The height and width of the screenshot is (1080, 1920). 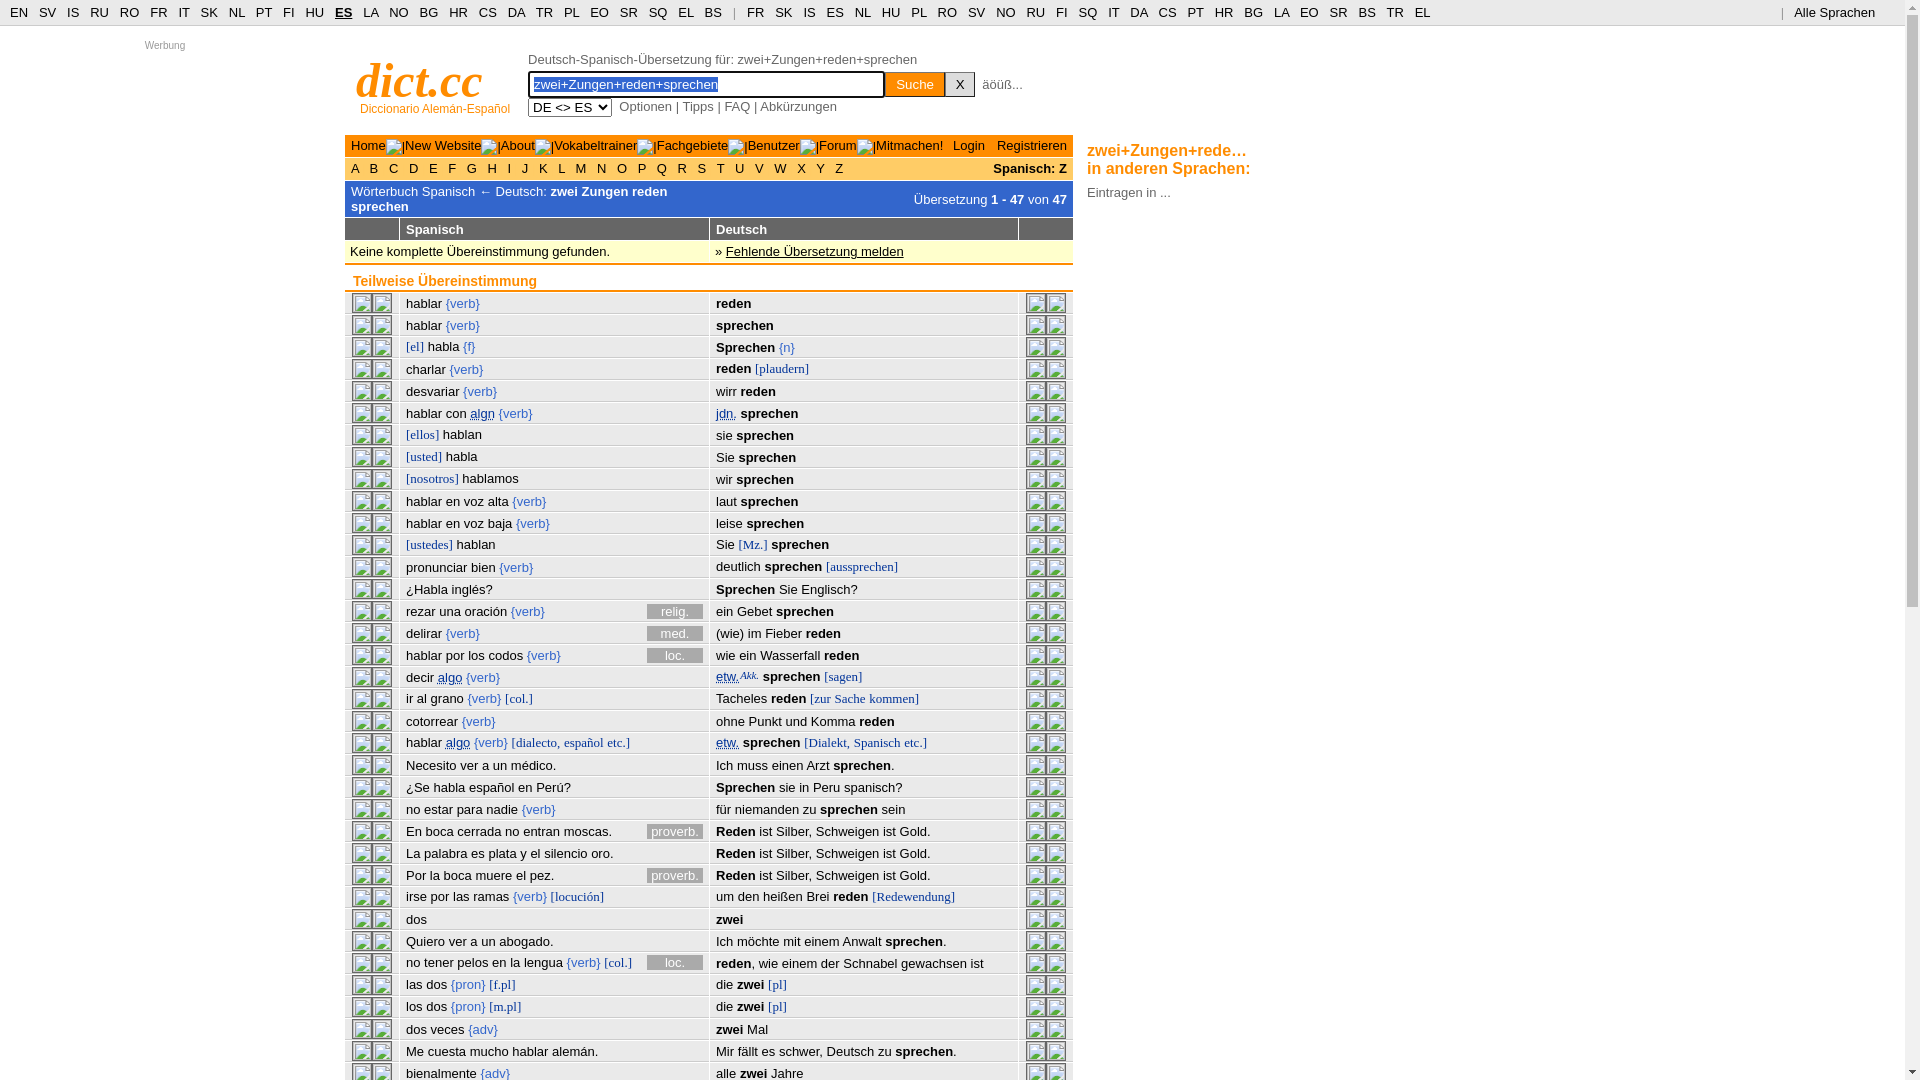 I want to click on 'no', so click(x=405, y=808).